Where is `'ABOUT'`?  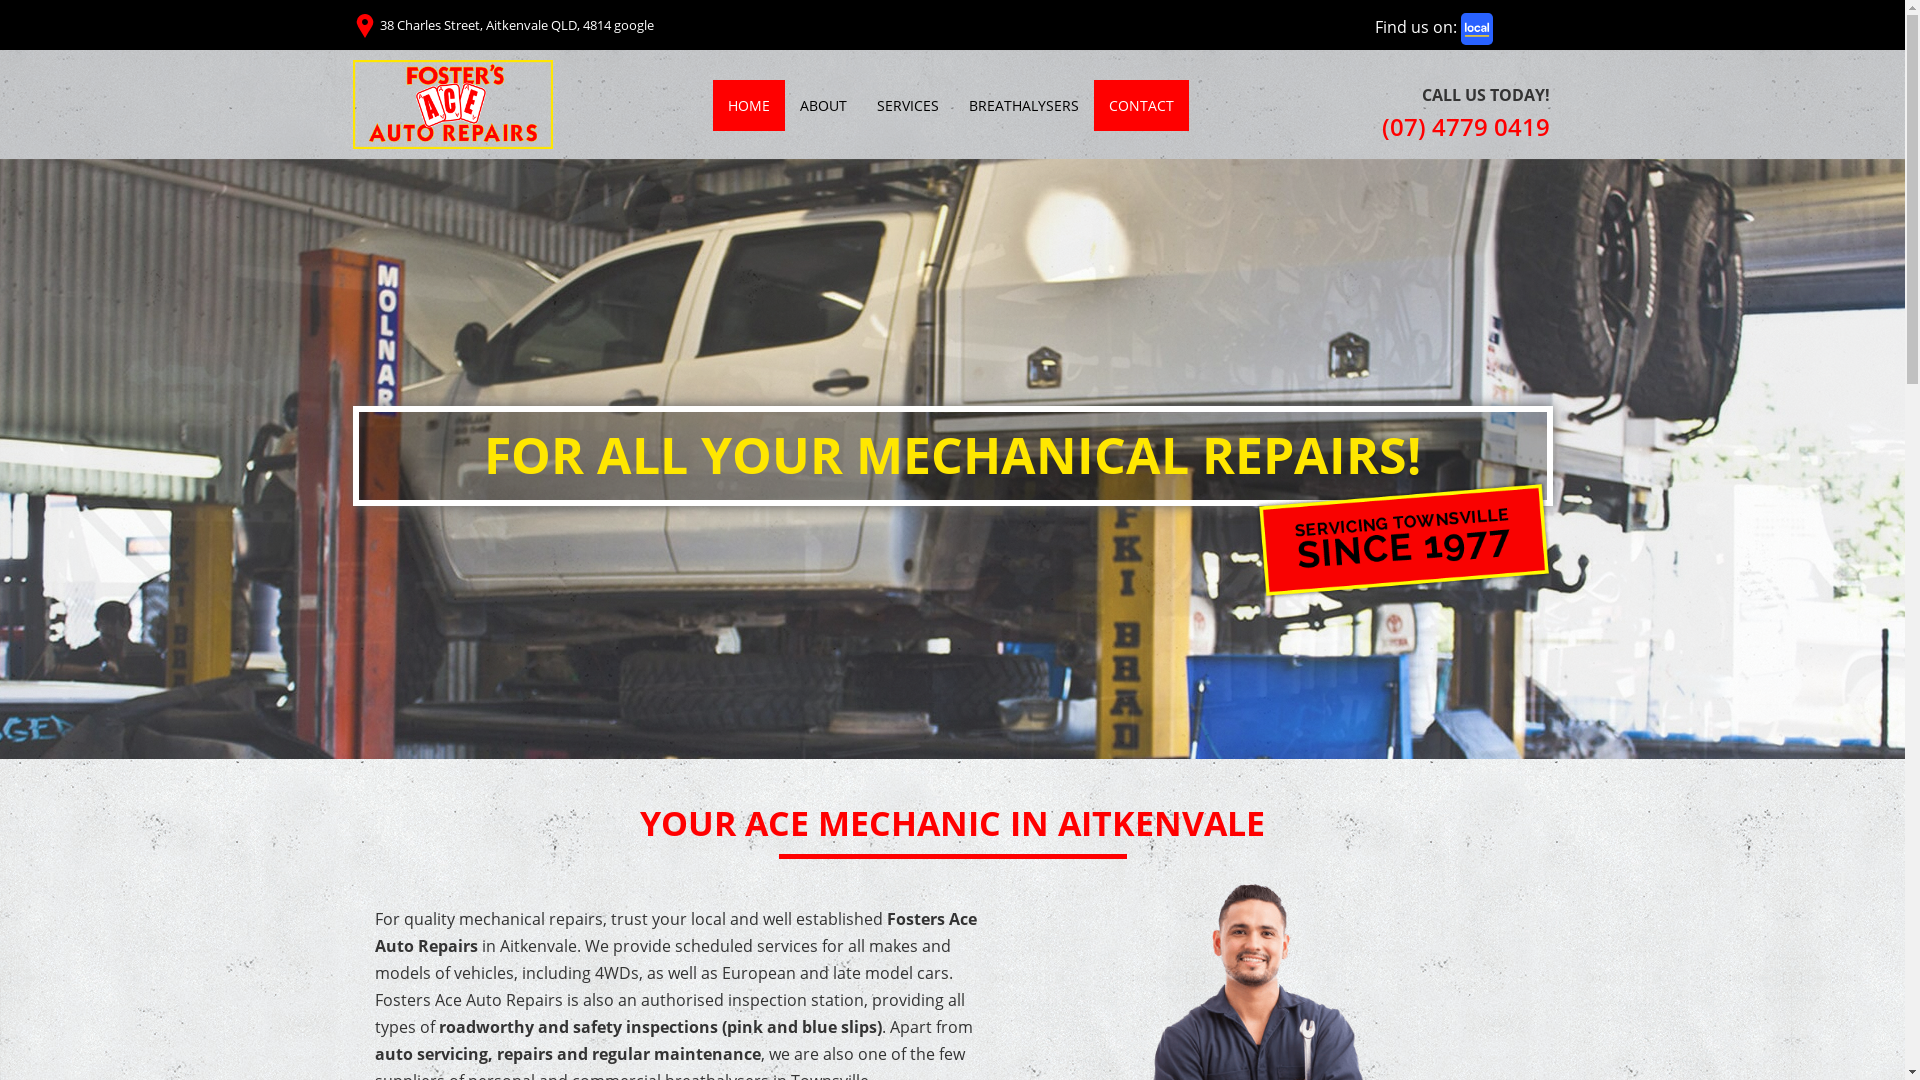 'ABOUT' is located at coordinates (782, 105).